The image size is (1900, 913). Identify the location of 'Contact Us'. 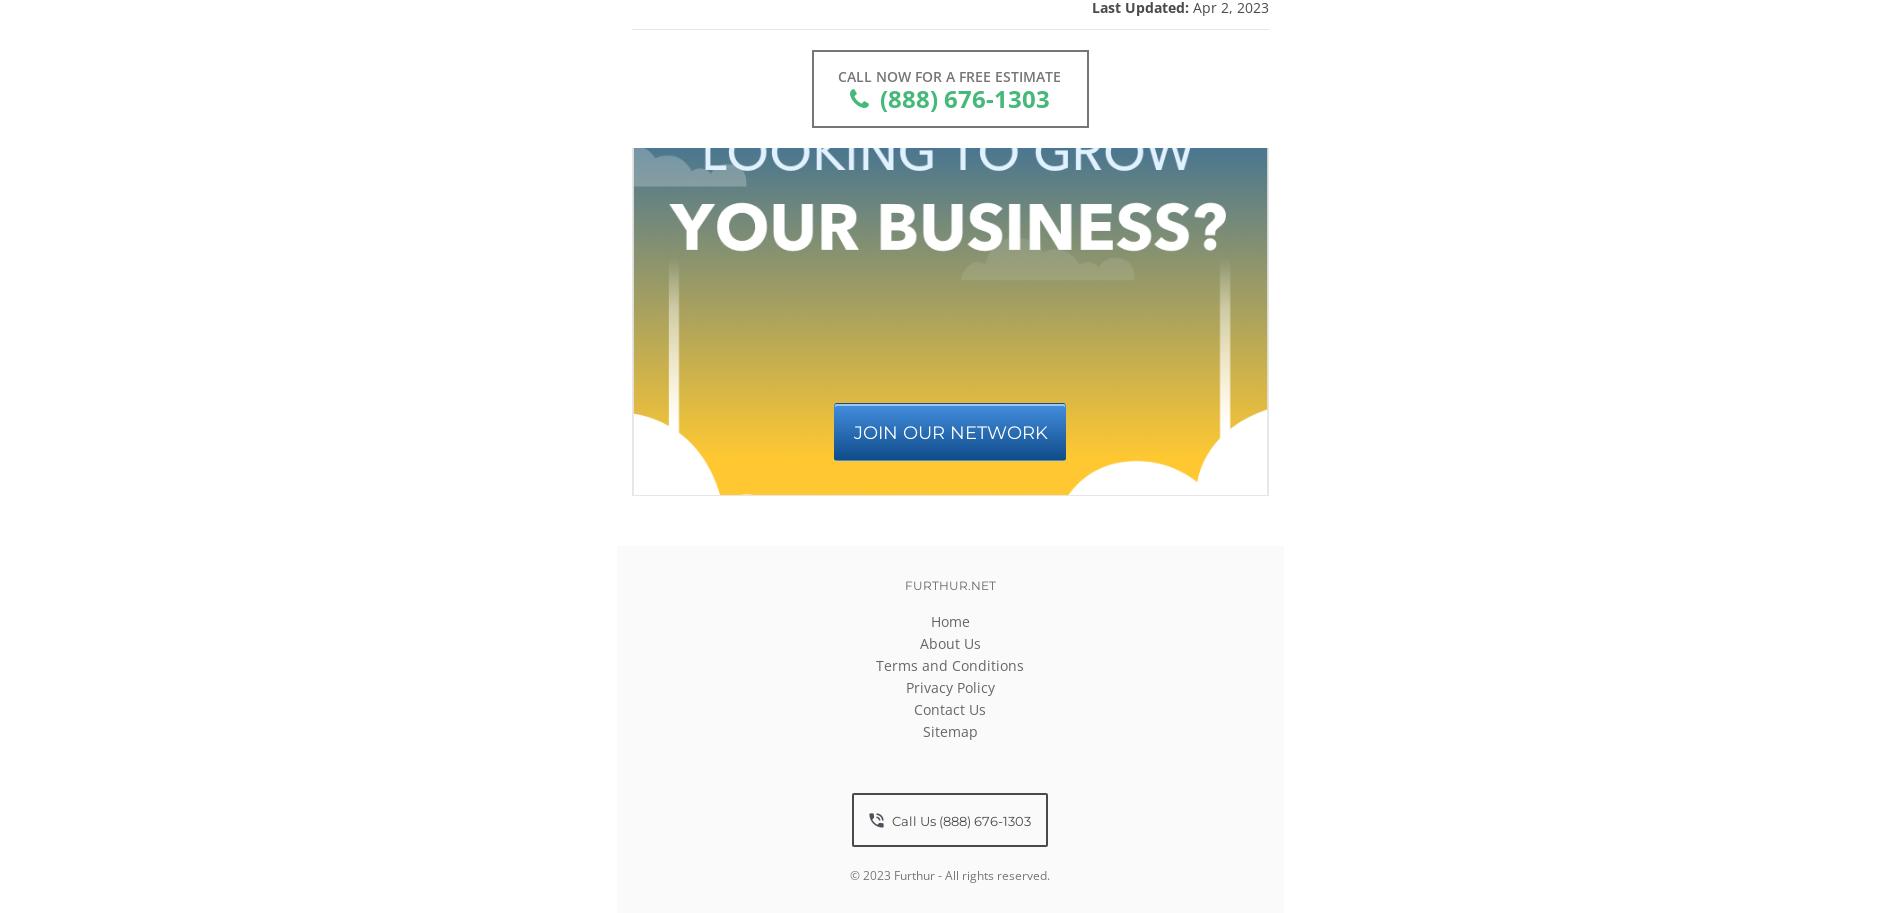
(950, 708).